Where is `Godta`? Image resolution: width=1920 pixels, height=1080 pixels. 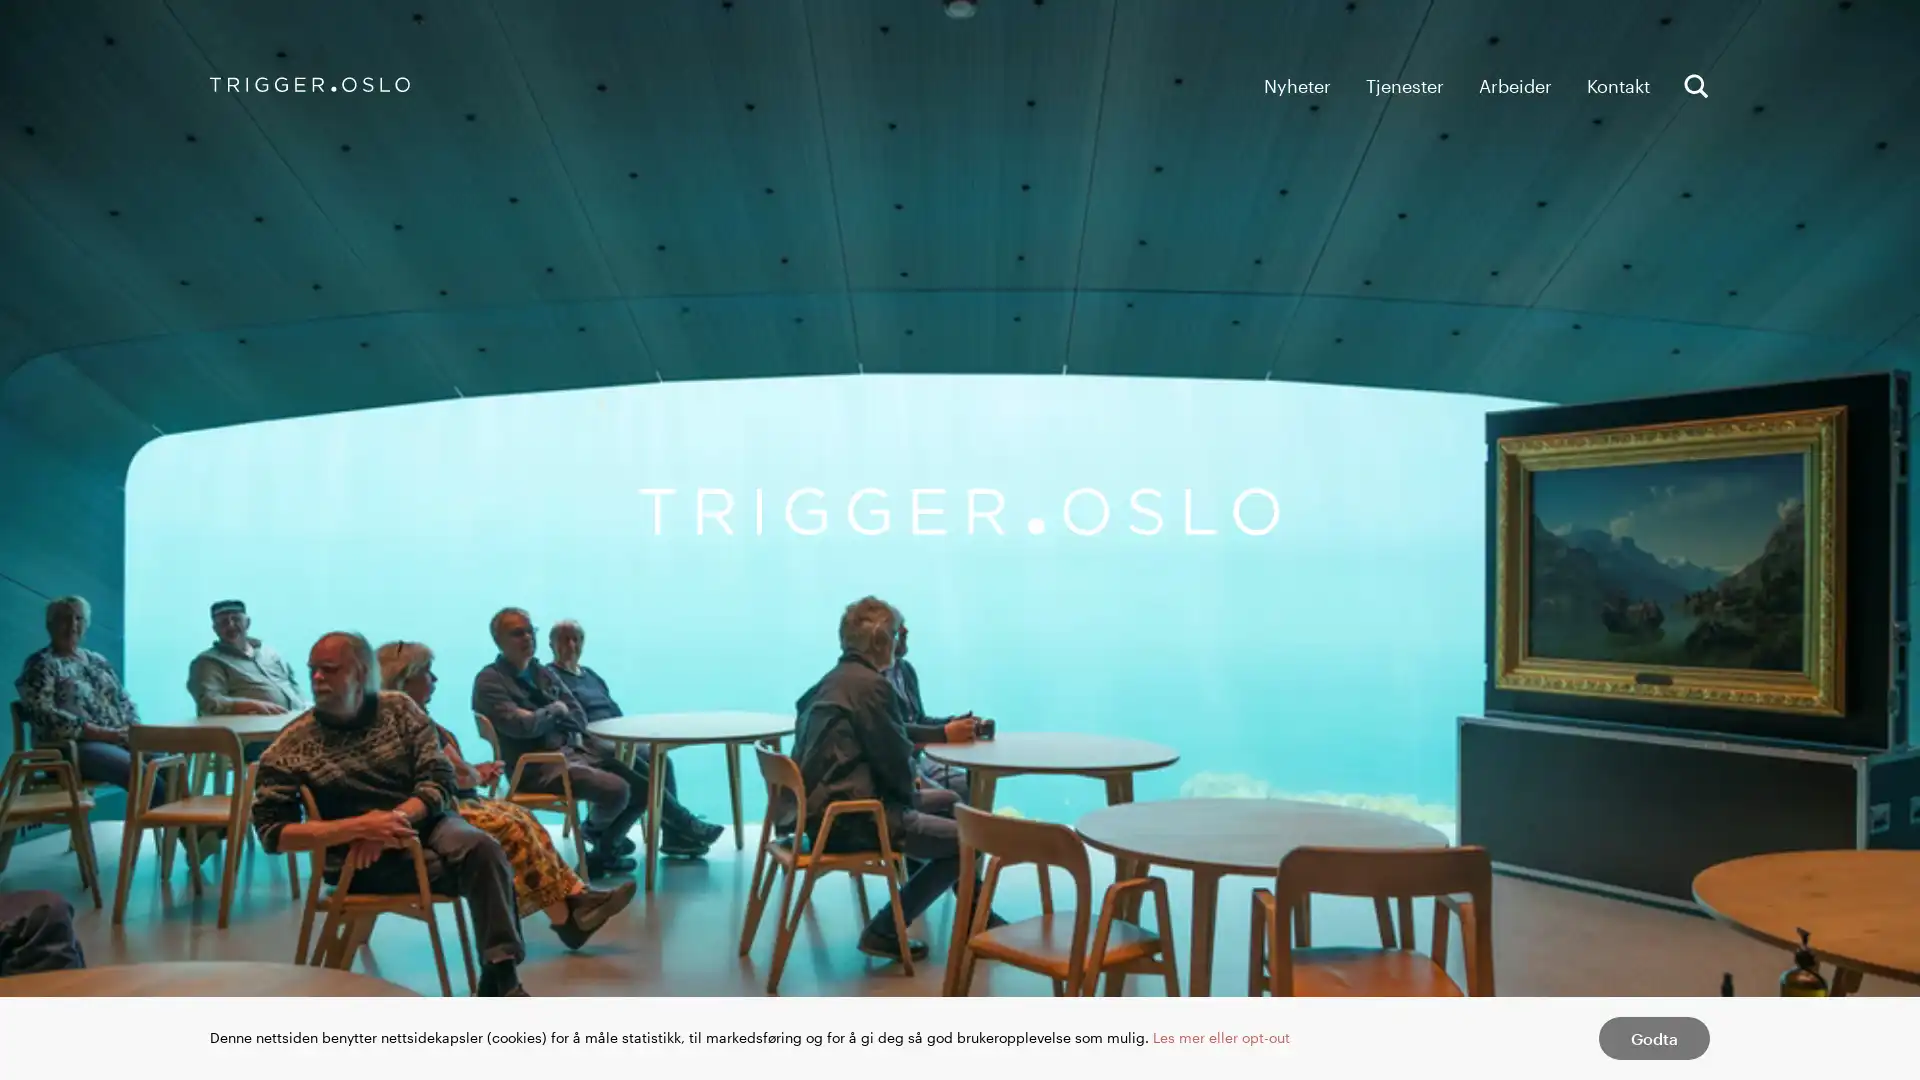
Godta is located at coordinates (1654, 1036).